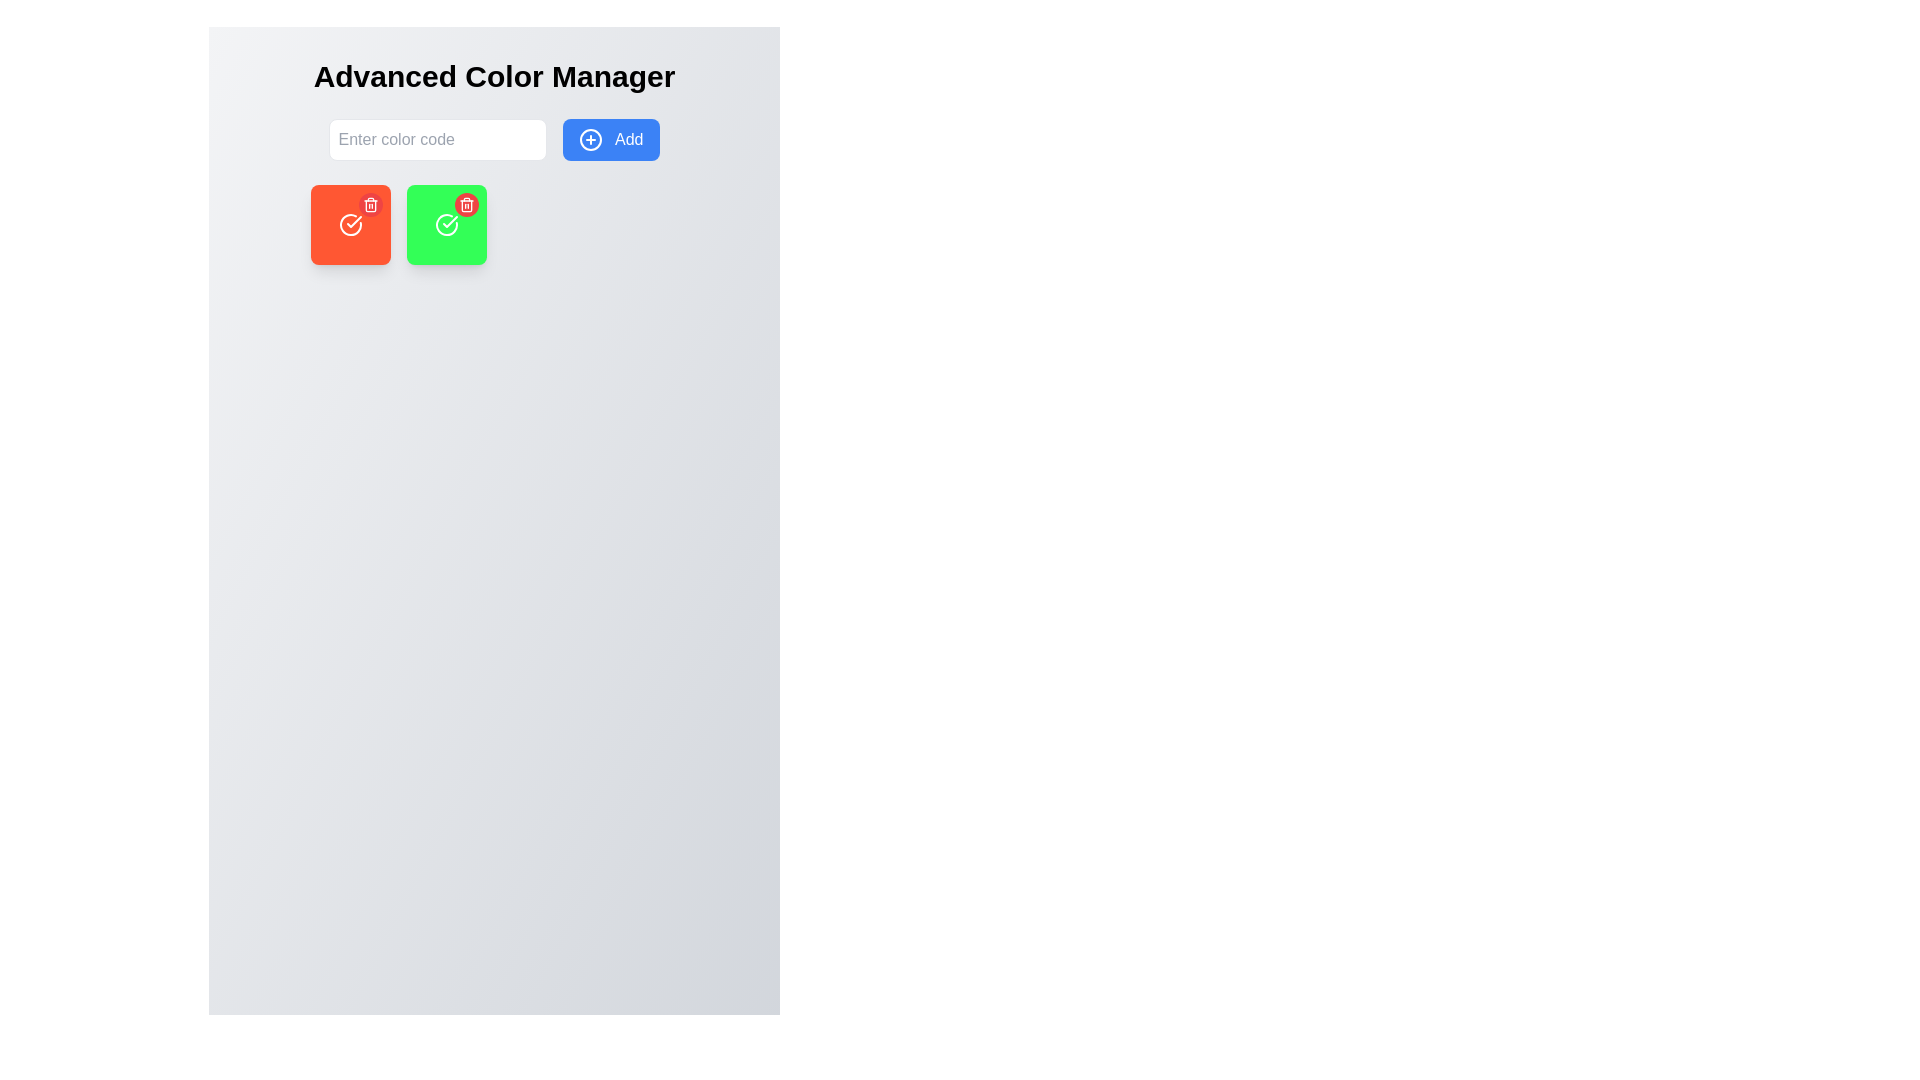 The height and width of the screenshot is (1080, 1920). What do you see at coordinates (370, 204) in the screenshot?
I see `the small trash bin icon button with a solid red background located in the upper-right corner of the red square card` at bounding box center [370, 204].